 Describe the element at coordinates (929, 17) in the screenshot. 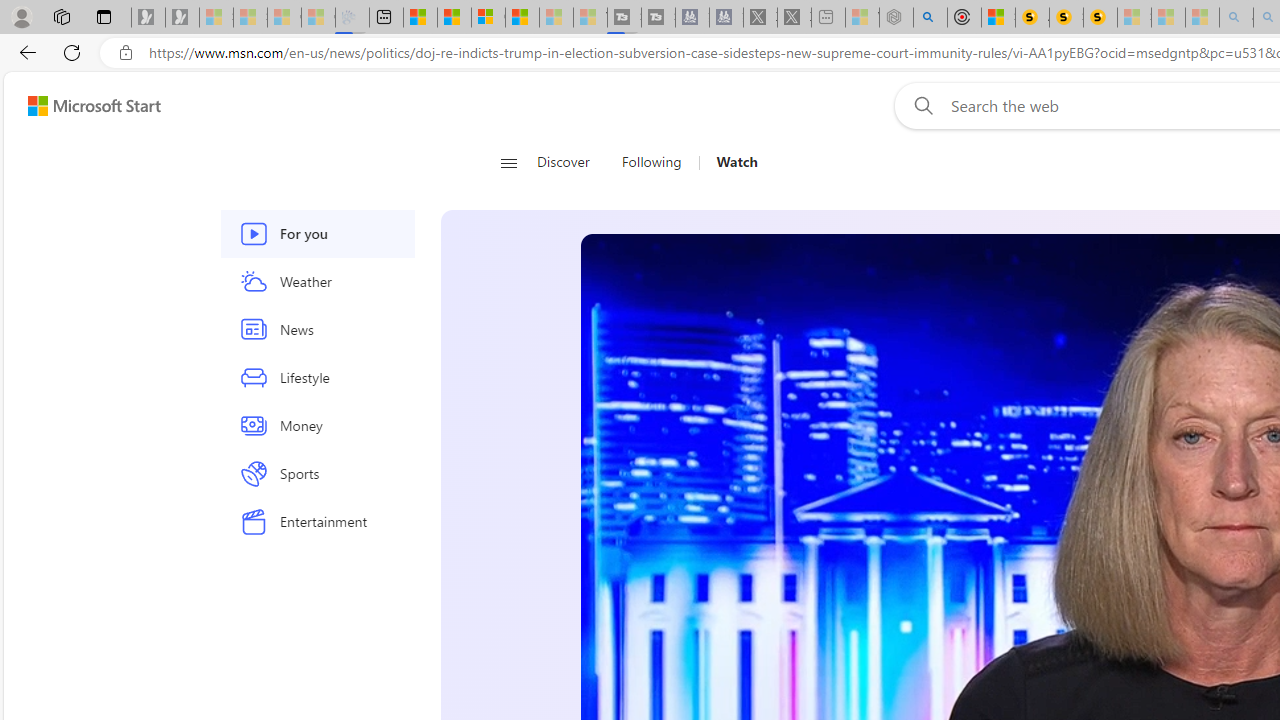

I see `'poe - Search'` at that location.